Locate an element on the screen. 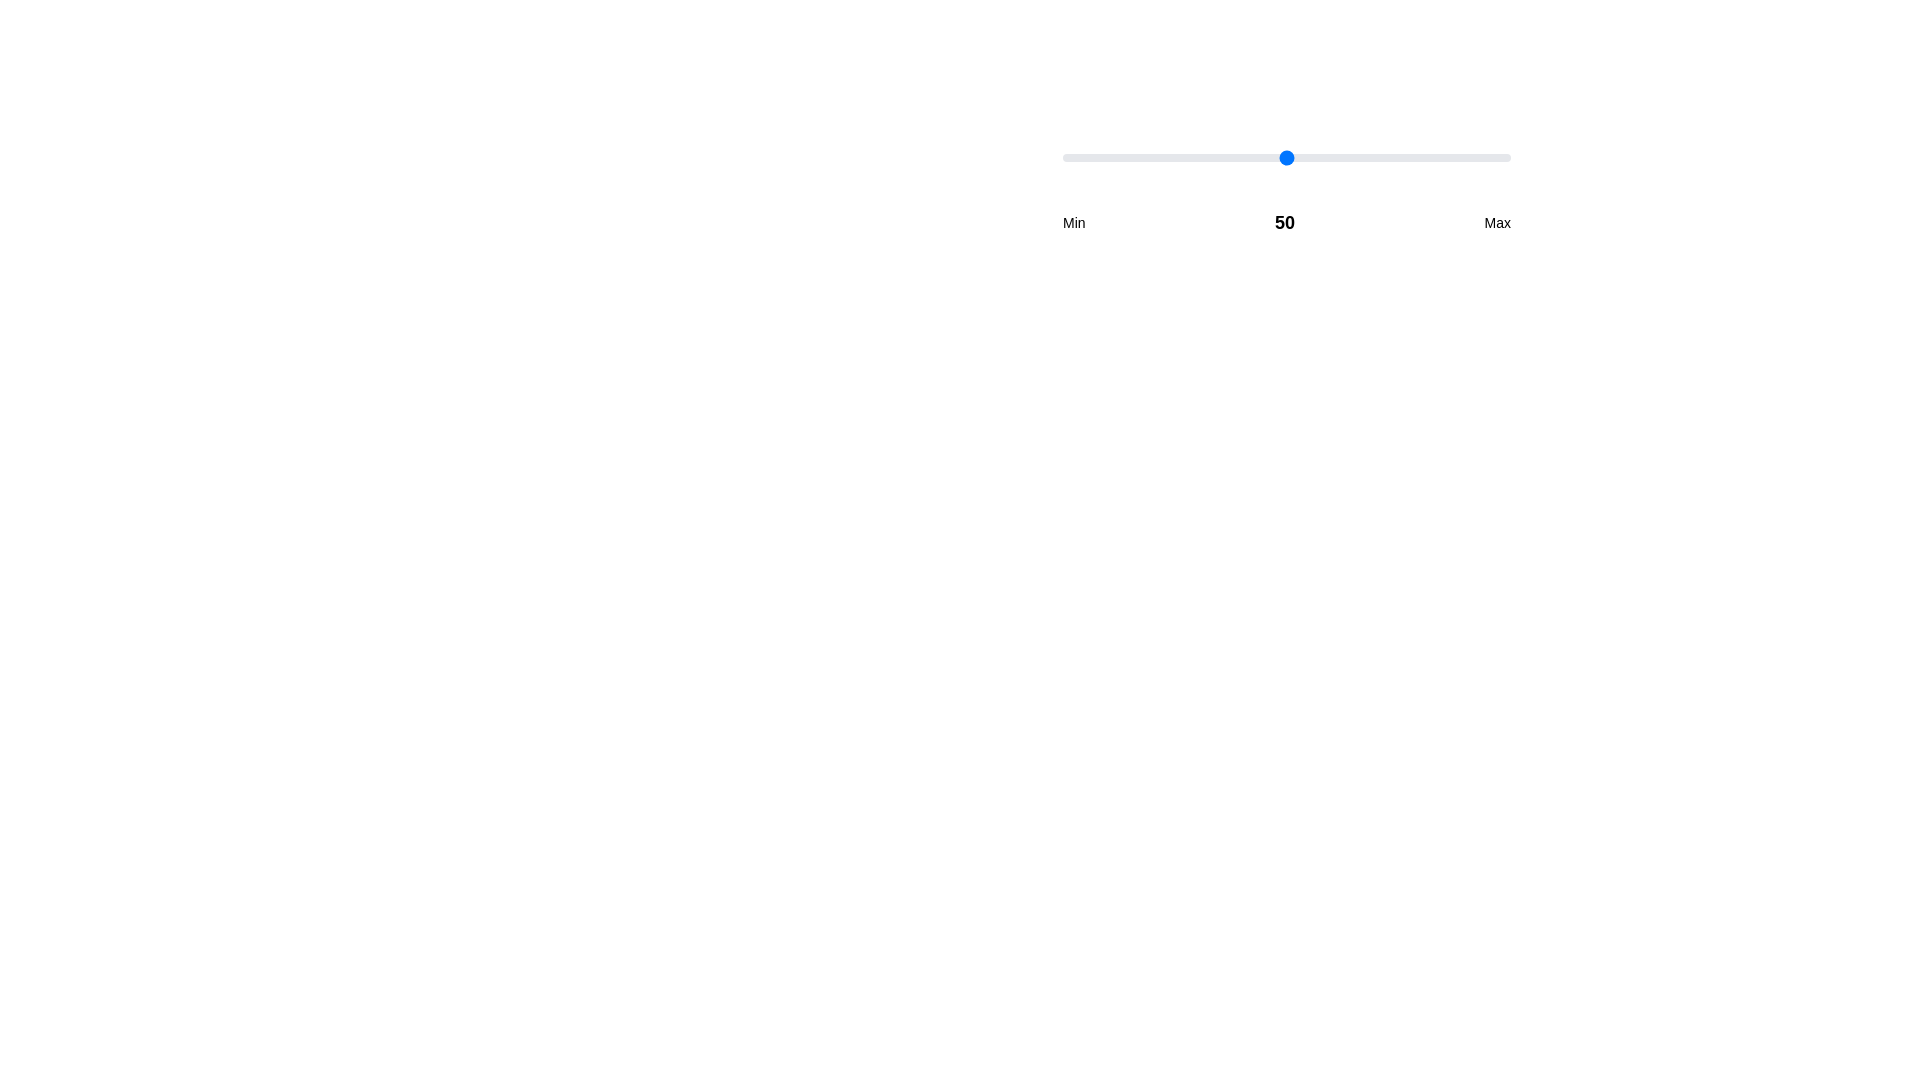 The height and width of the screenshot is (1080, 1920). the slider is located at coordinates (1313, 157).